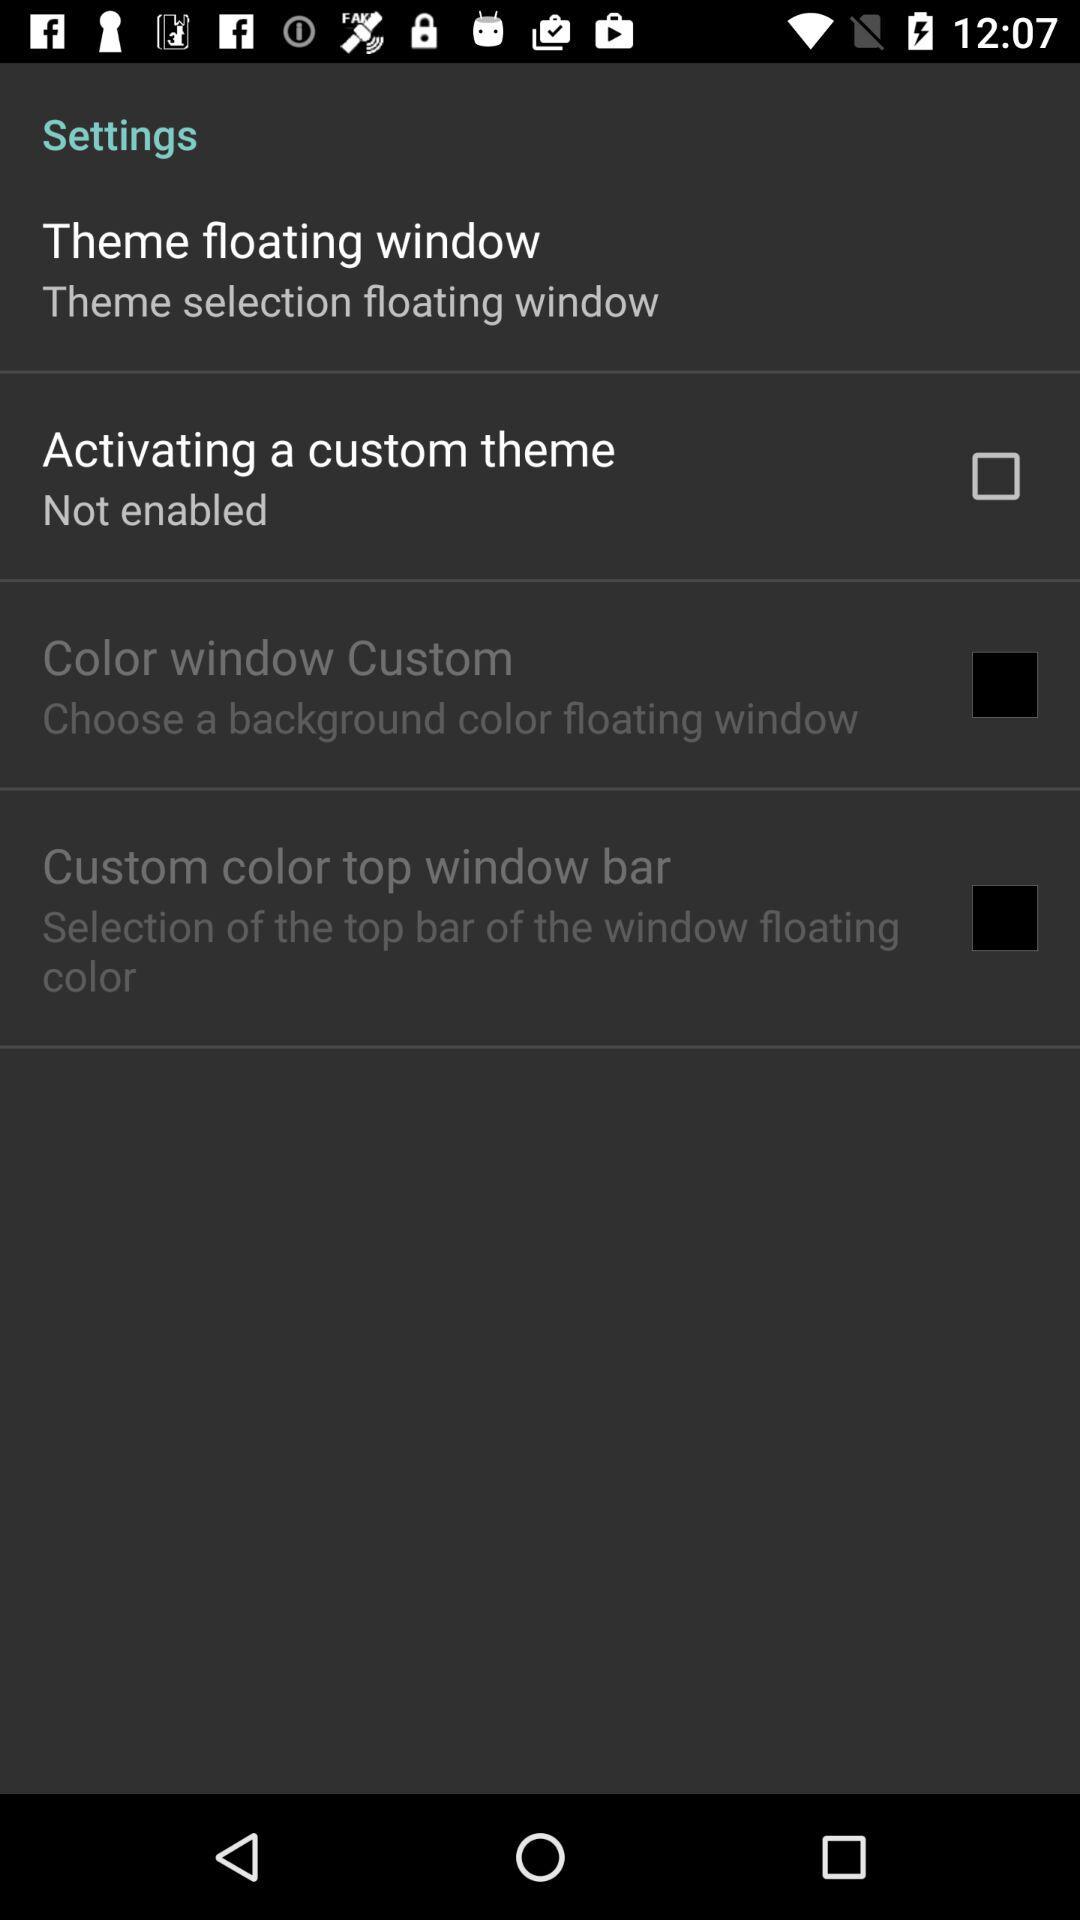 Image resolution: width=1080 pixels, height=1920 pixels. Describe the element at coordinates (327, 446) in the screenshot. I see `activating a custom` at that location.